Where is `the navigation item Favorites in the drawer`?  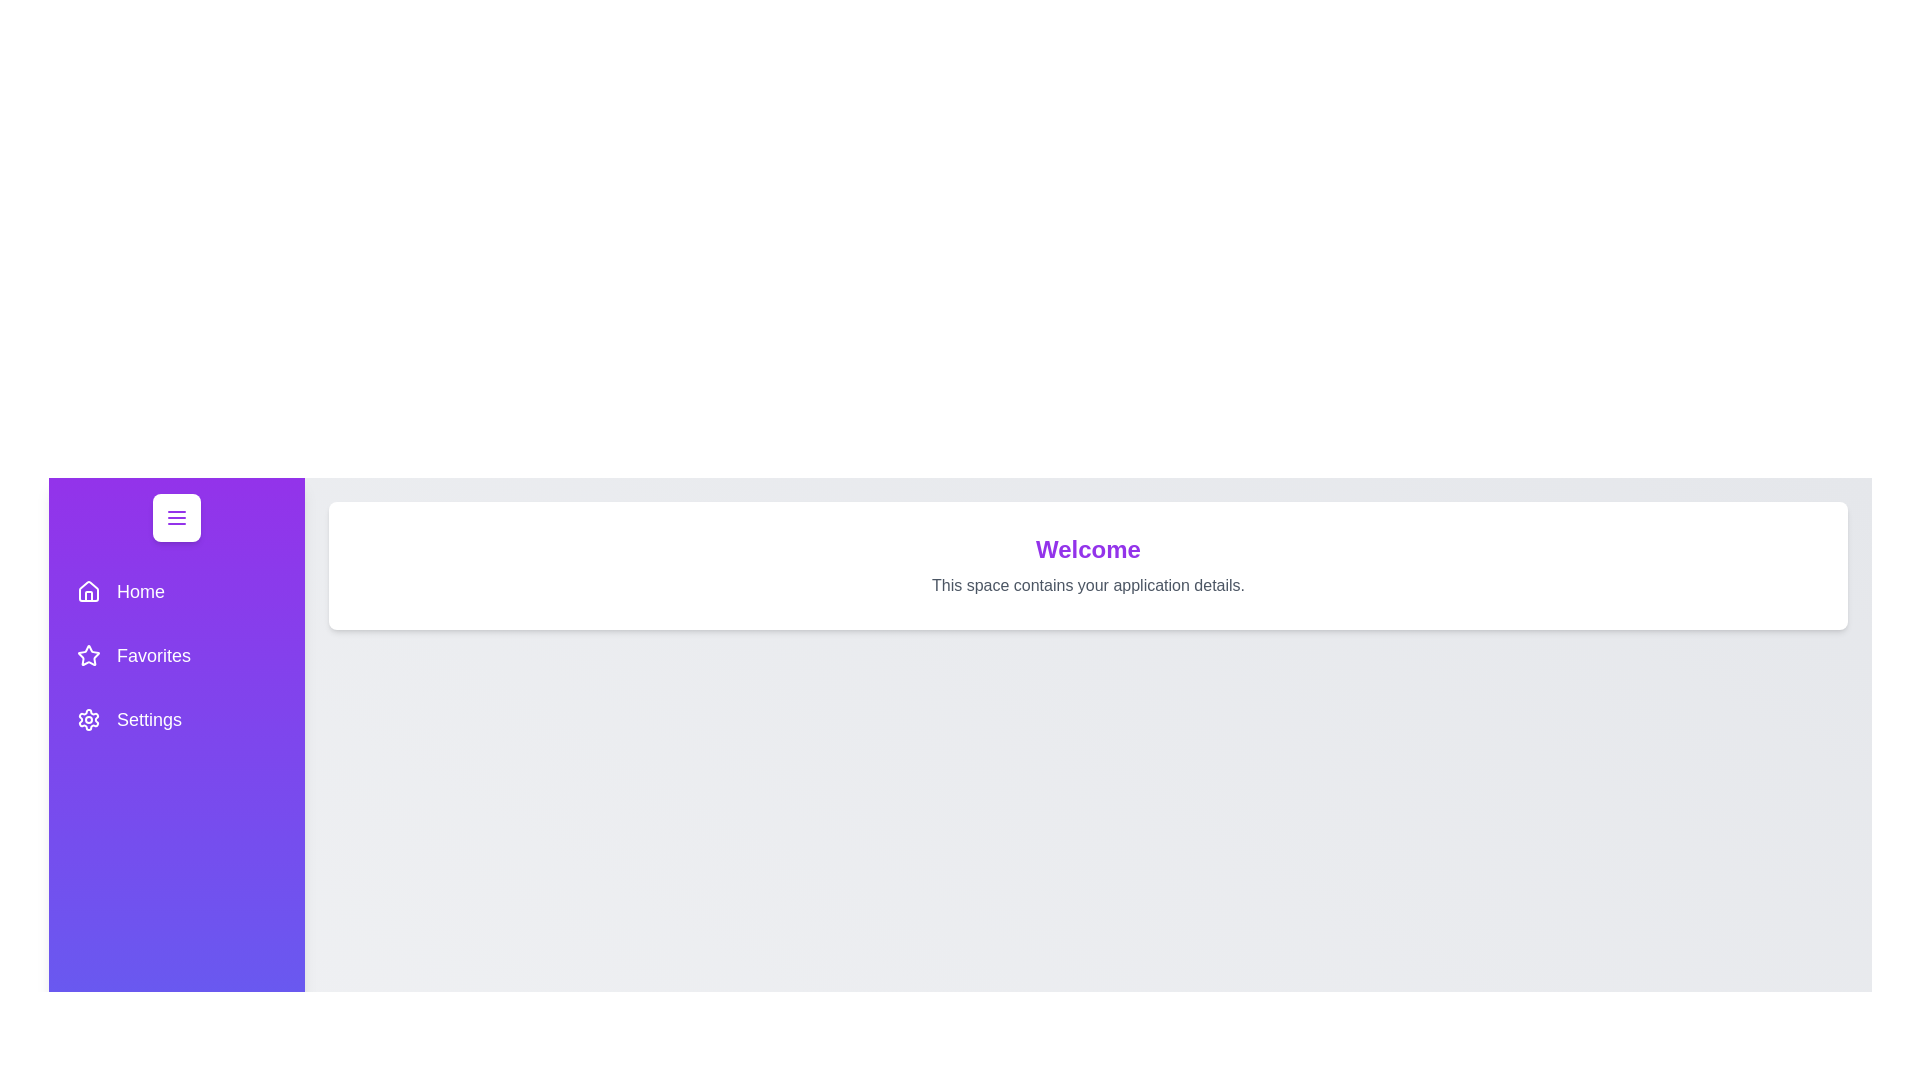 the navigation item Favorites in the drawer is located at coordinates (177, 655).